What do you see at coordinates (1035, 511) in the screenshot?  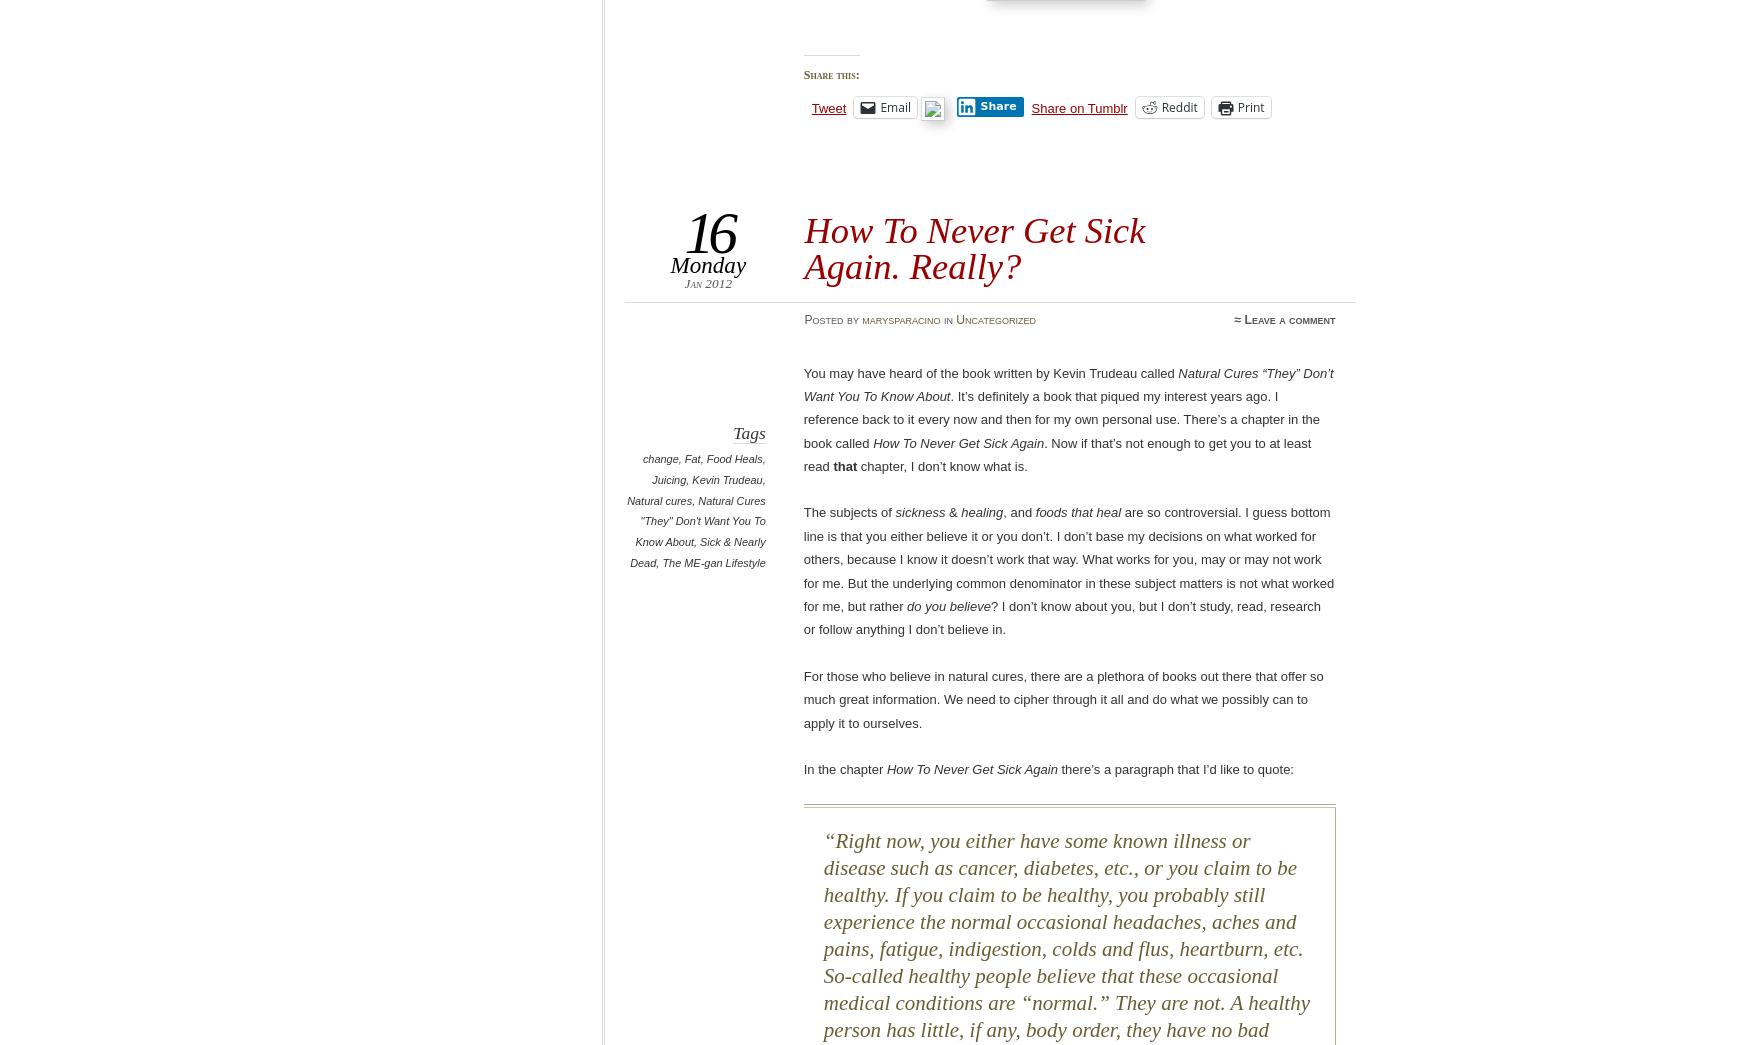 I see `'foods that heal'` at bounding box center [1035, 511].